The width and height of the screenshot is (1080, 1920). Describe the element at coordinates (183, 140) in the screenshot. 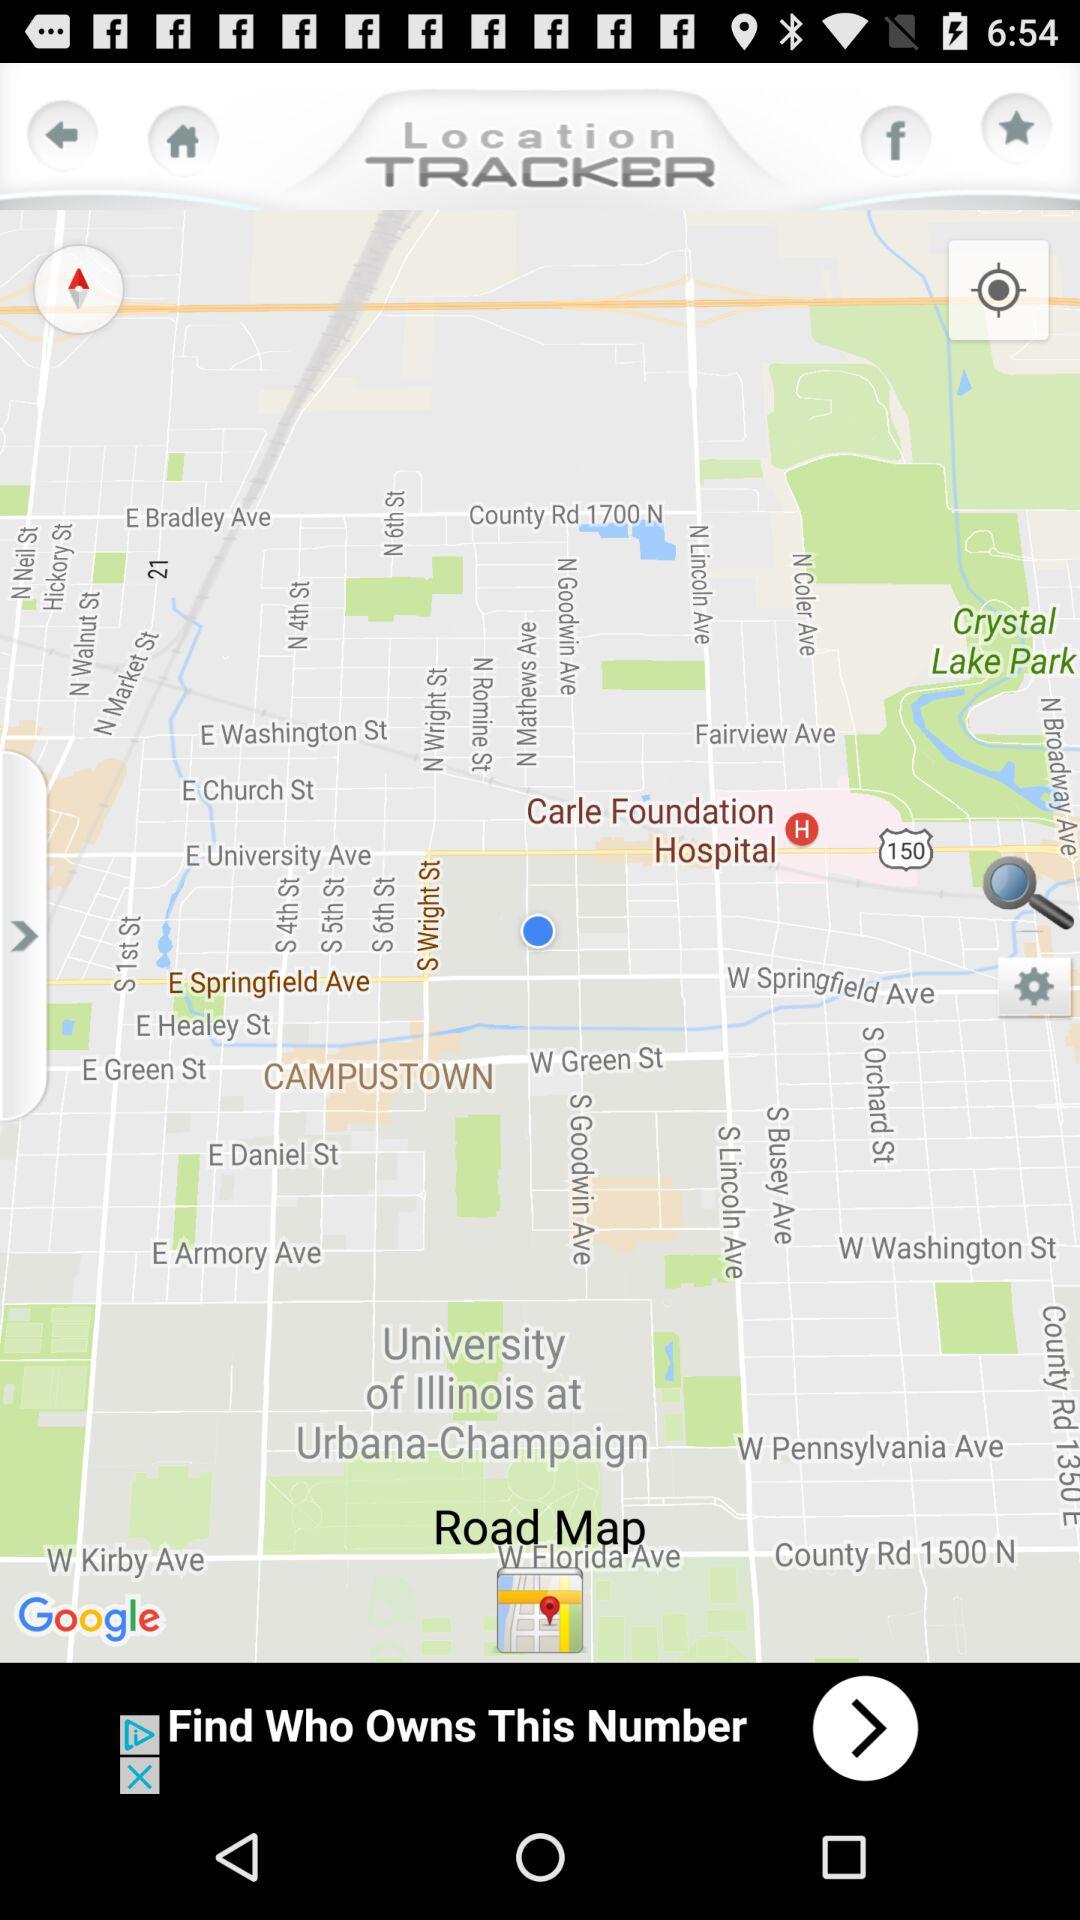

I see `home screen` at that location.